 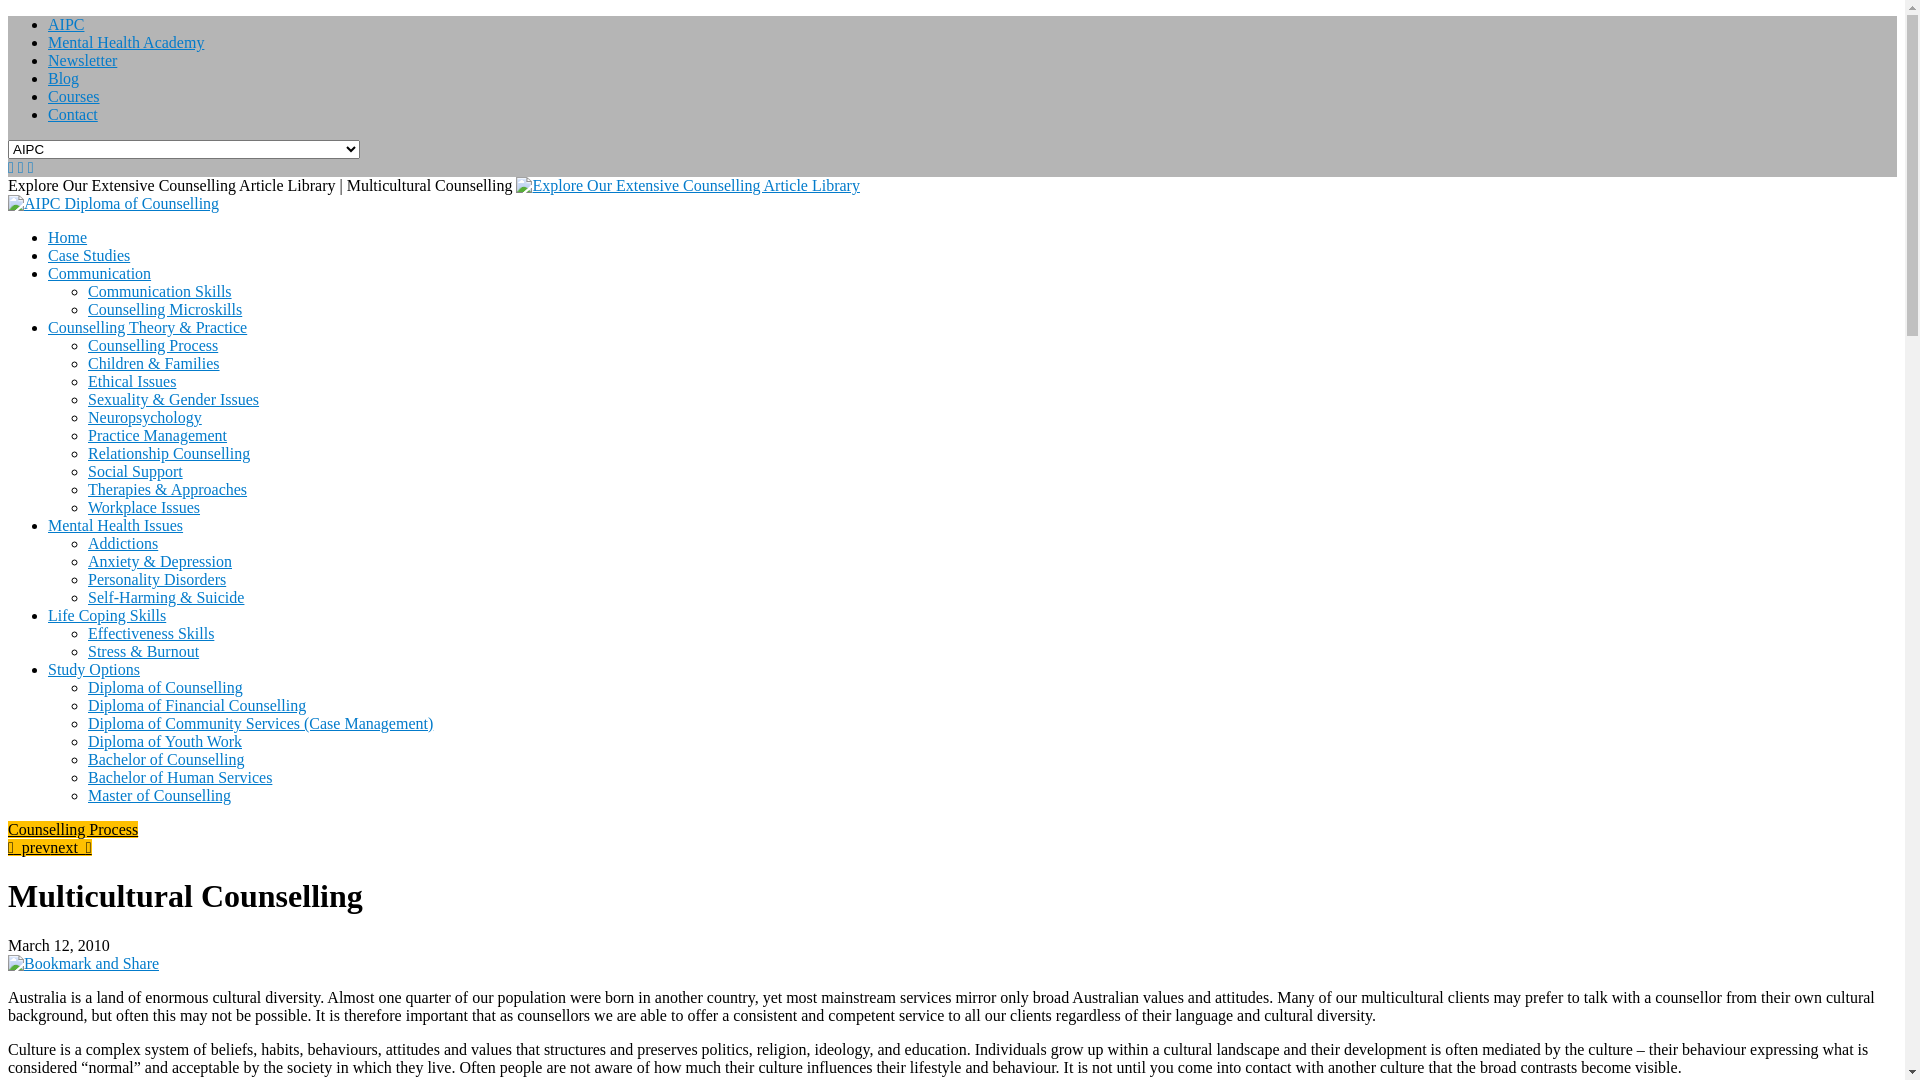 I want to click on 'Twitter', so click(x=20, y=166).